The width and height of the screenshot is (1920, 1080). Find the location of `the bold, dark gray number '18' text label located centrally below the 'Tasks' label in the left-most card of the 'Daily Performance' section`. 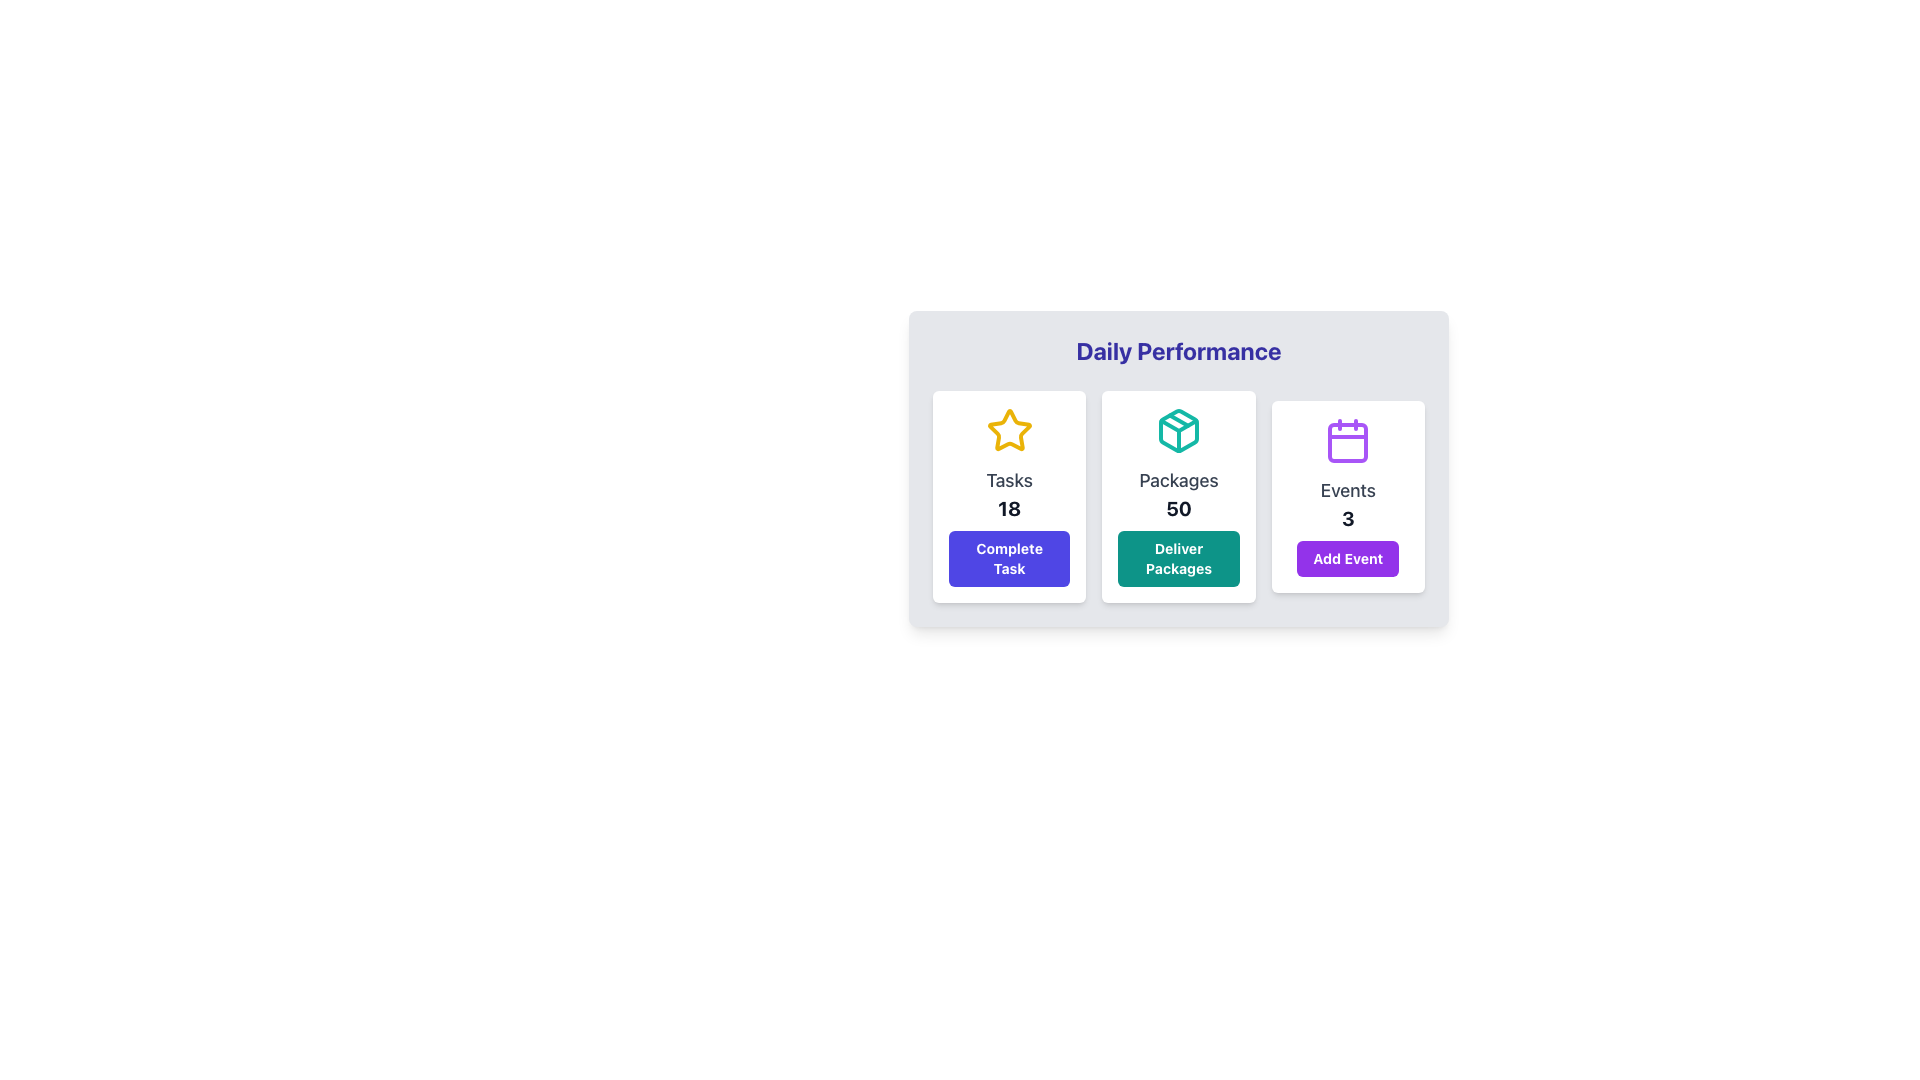

the bold, dark gray number '18' text label located centrally below the 'Tasks' label in the left-most card of the 'Daily Performance' section is located at coordinates (1009, 508).